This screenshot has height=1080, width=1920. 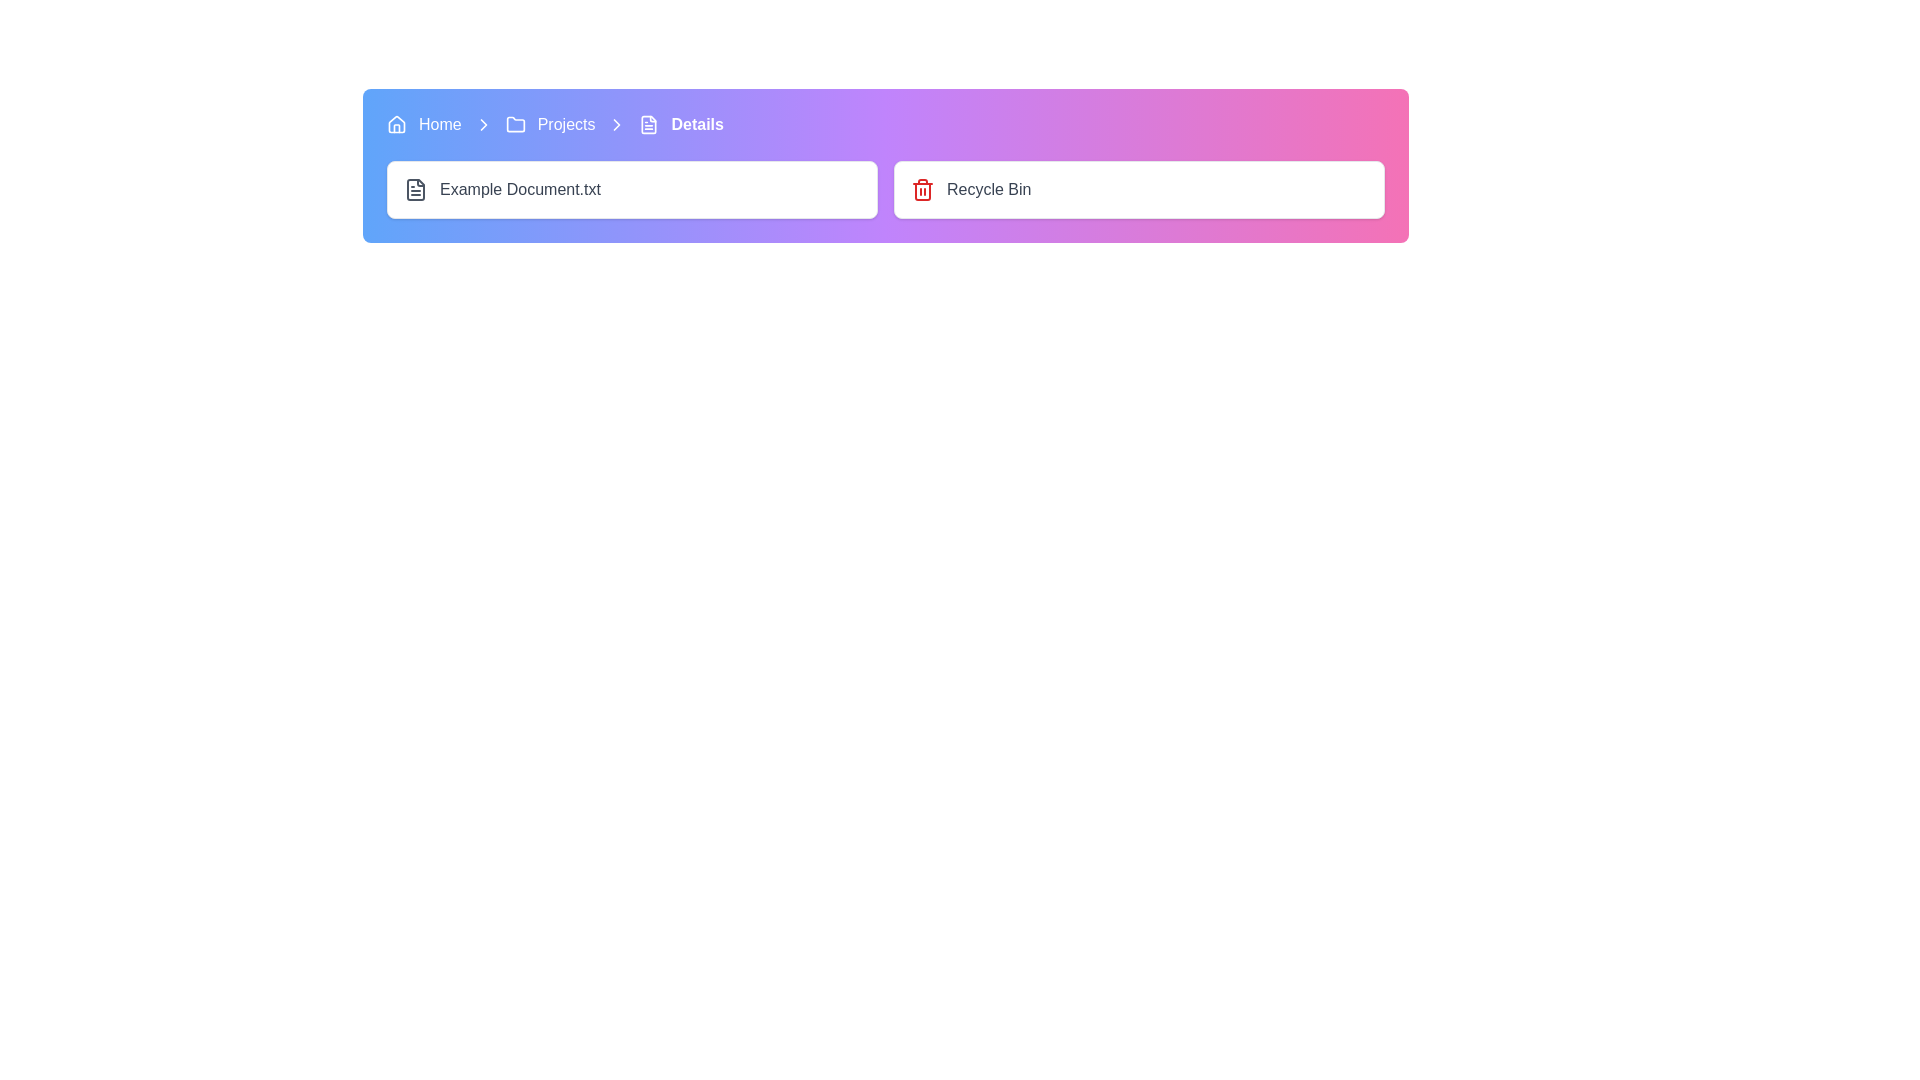 What do you see at coordinates (397, 123) in the screenshot?
I see `the house-shaped icon in the breadcrumb navigation bar` at bounding box center [397, 123].